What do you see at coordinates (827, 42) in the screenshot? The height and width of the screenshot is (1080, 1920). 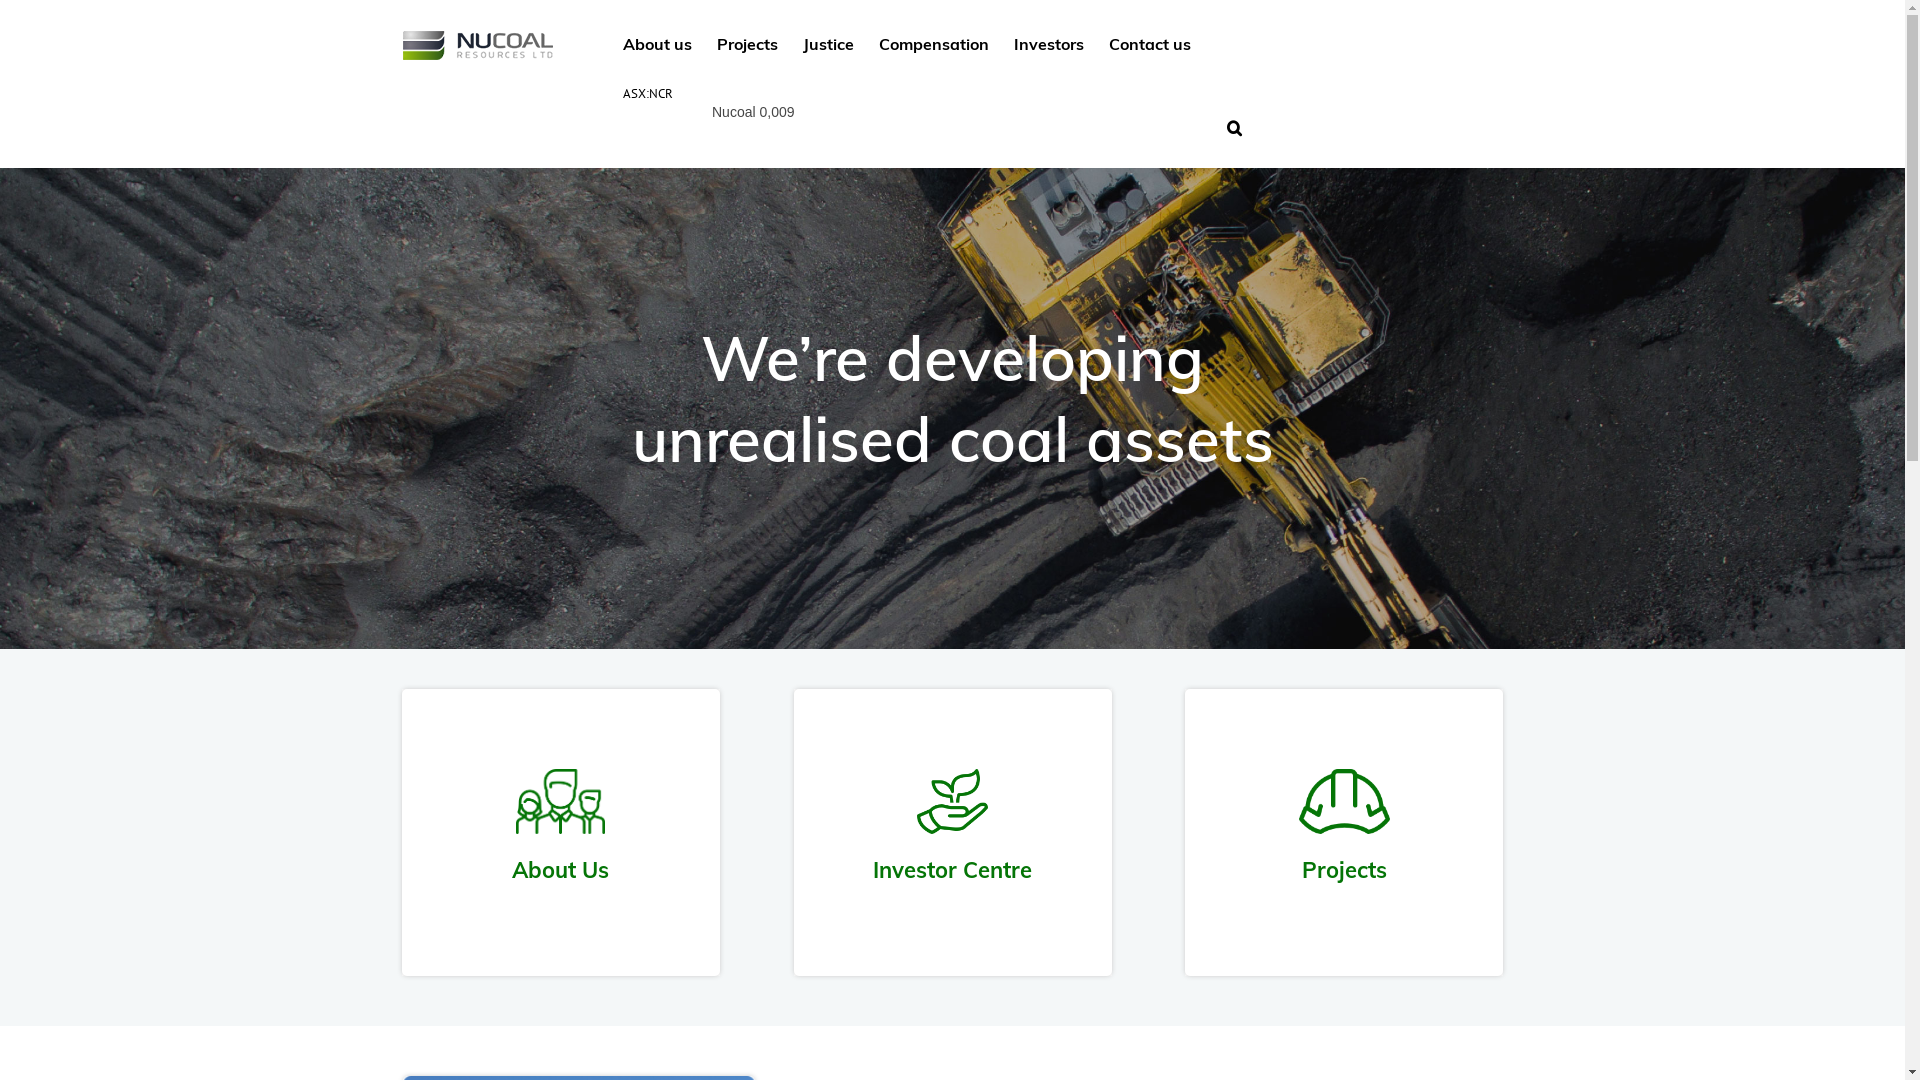 I see `'Justice'` at bounding box center [827, 42].